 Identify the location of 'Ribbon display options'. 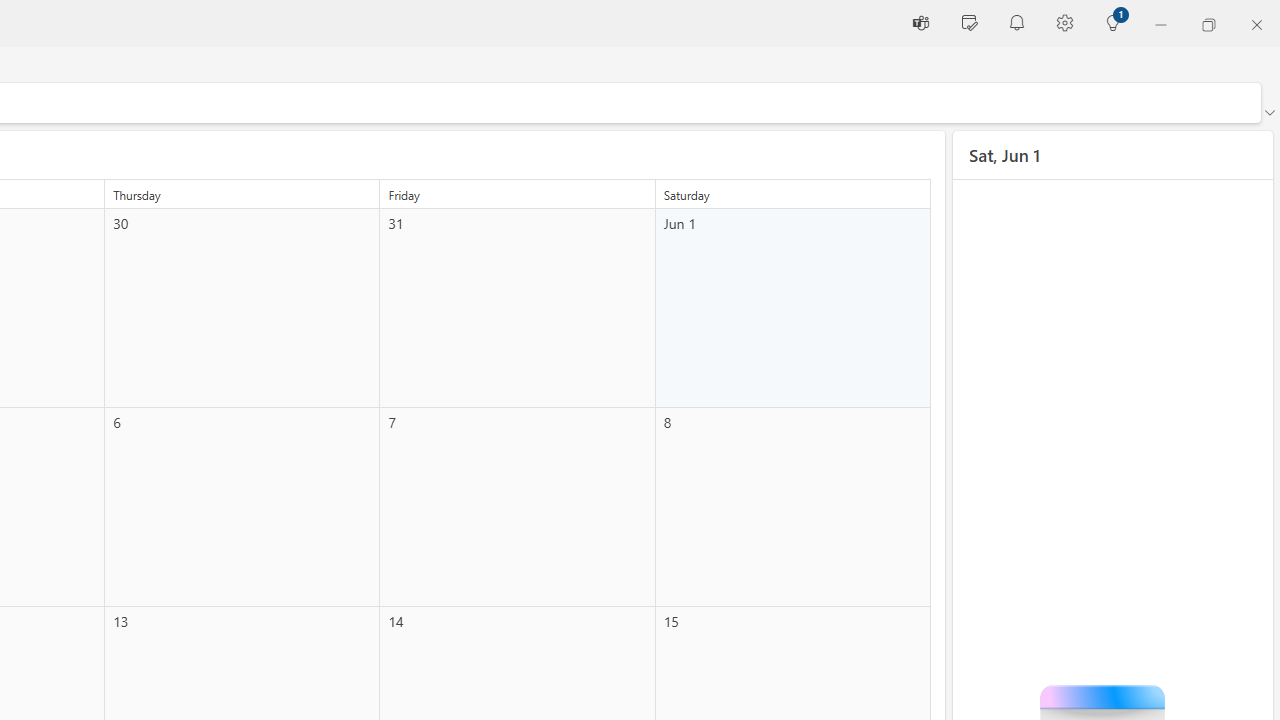
(1268, 113).